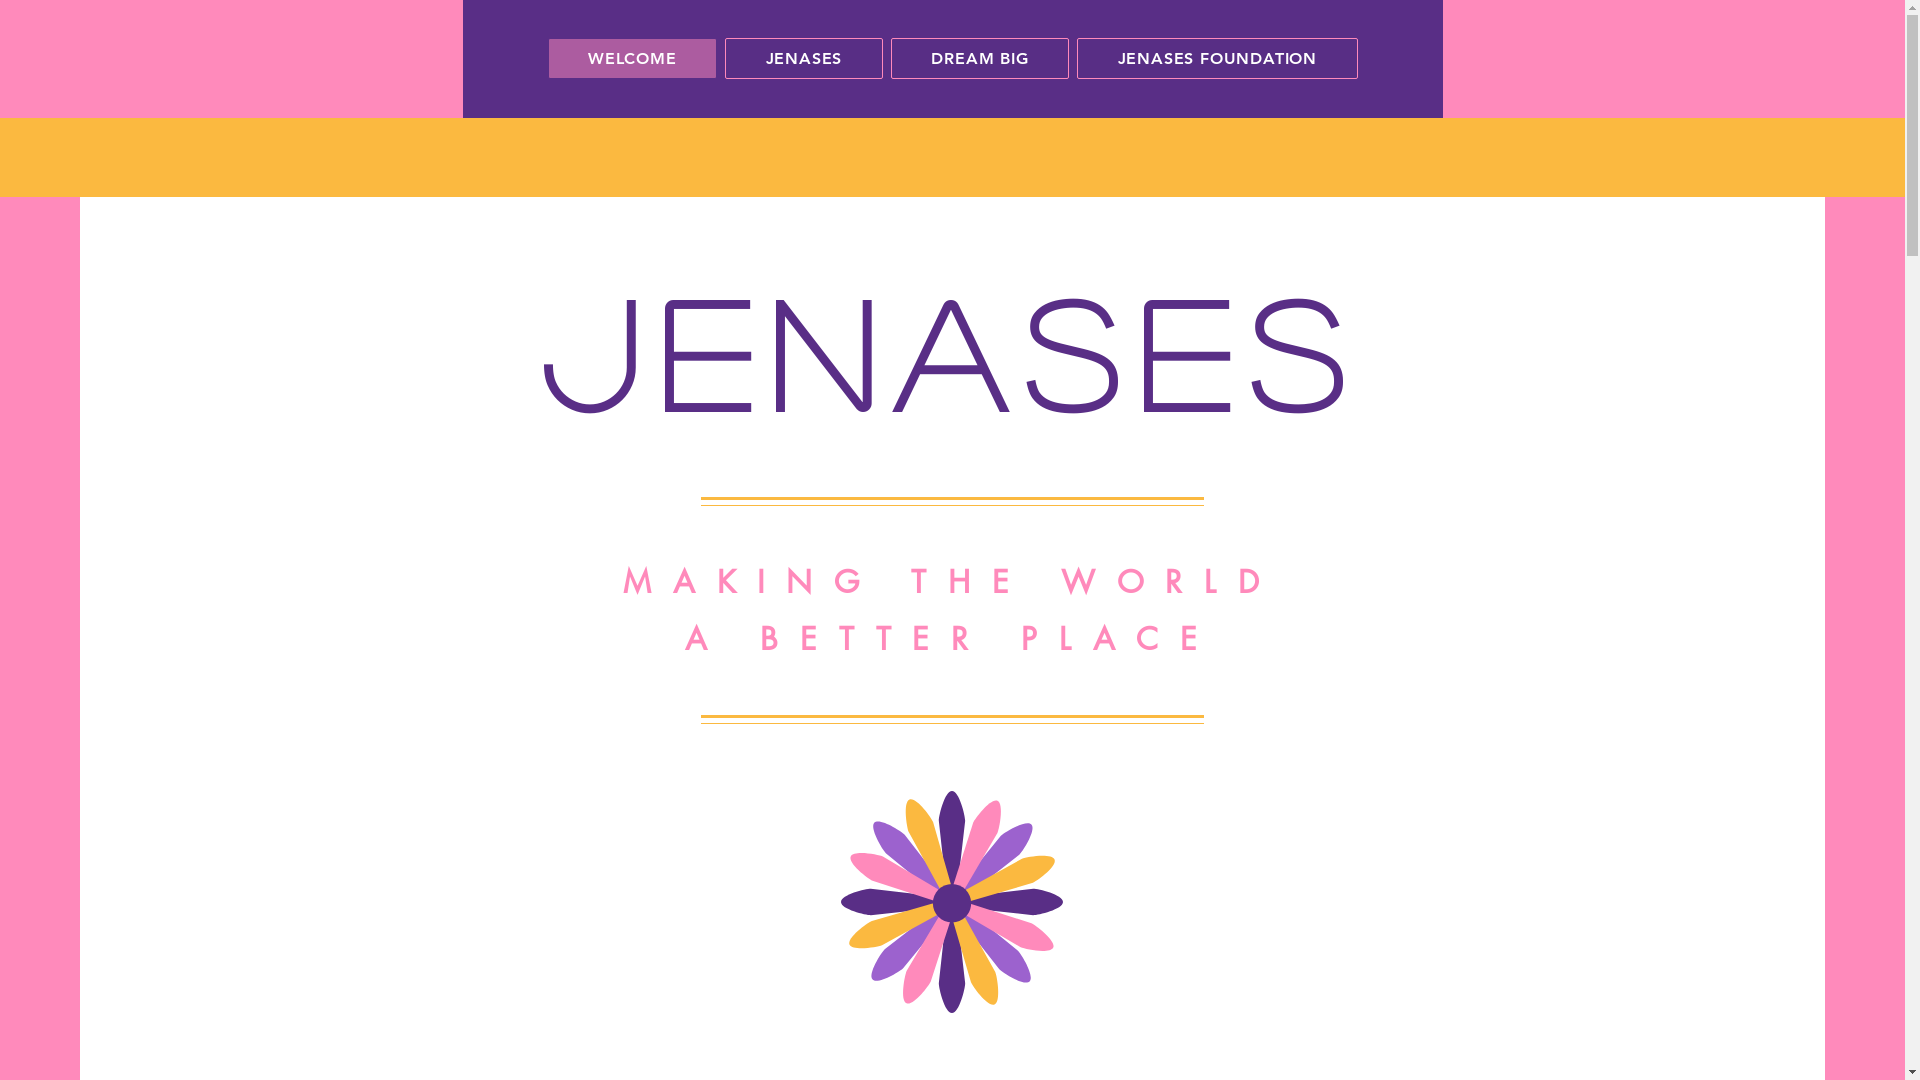 The width and height of the screenshot is (1920, 1080). What do you see at coordinates (1216, 57) in the screenshot?
I see `'JENASES FOUNDATION'` at bounding box center [1216, 57].